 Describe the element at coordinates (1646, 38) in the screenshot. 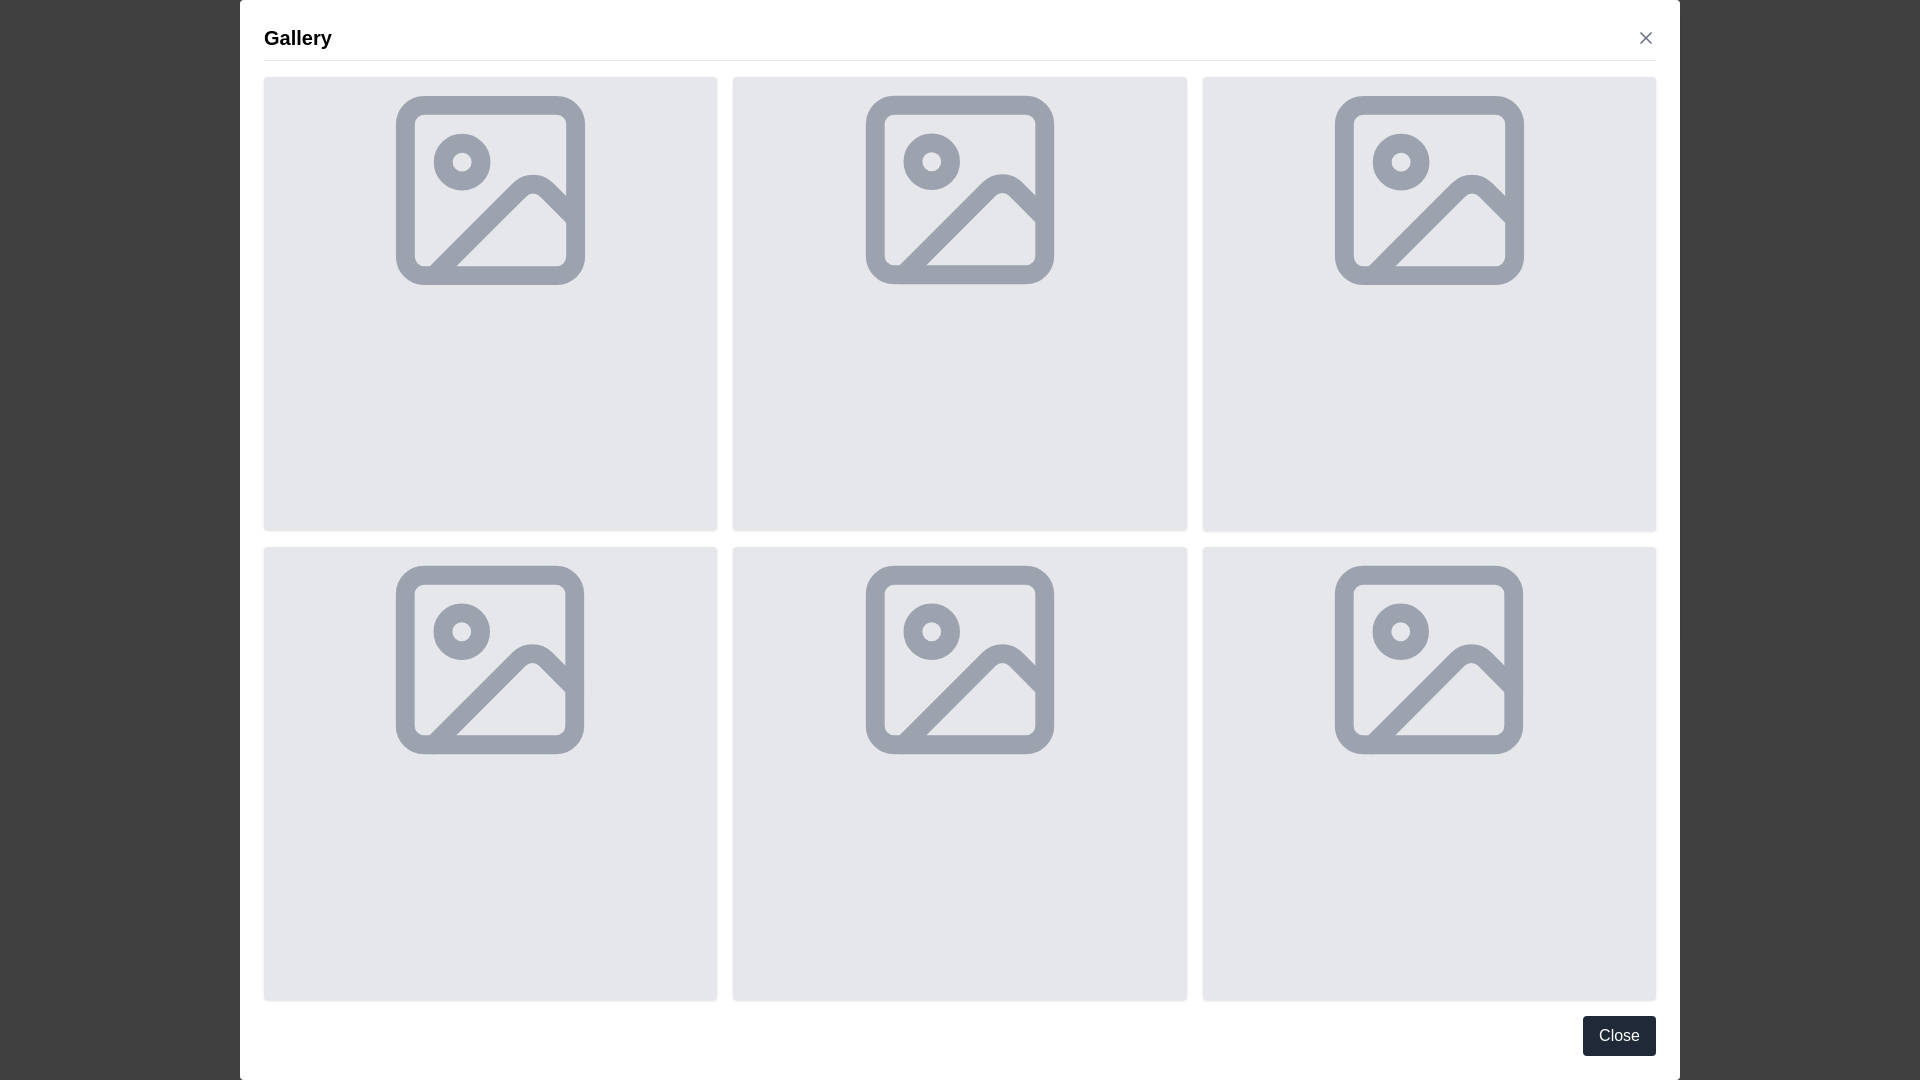

I see `the close button located at the top-right corner of the modal header to change its color` at that location.